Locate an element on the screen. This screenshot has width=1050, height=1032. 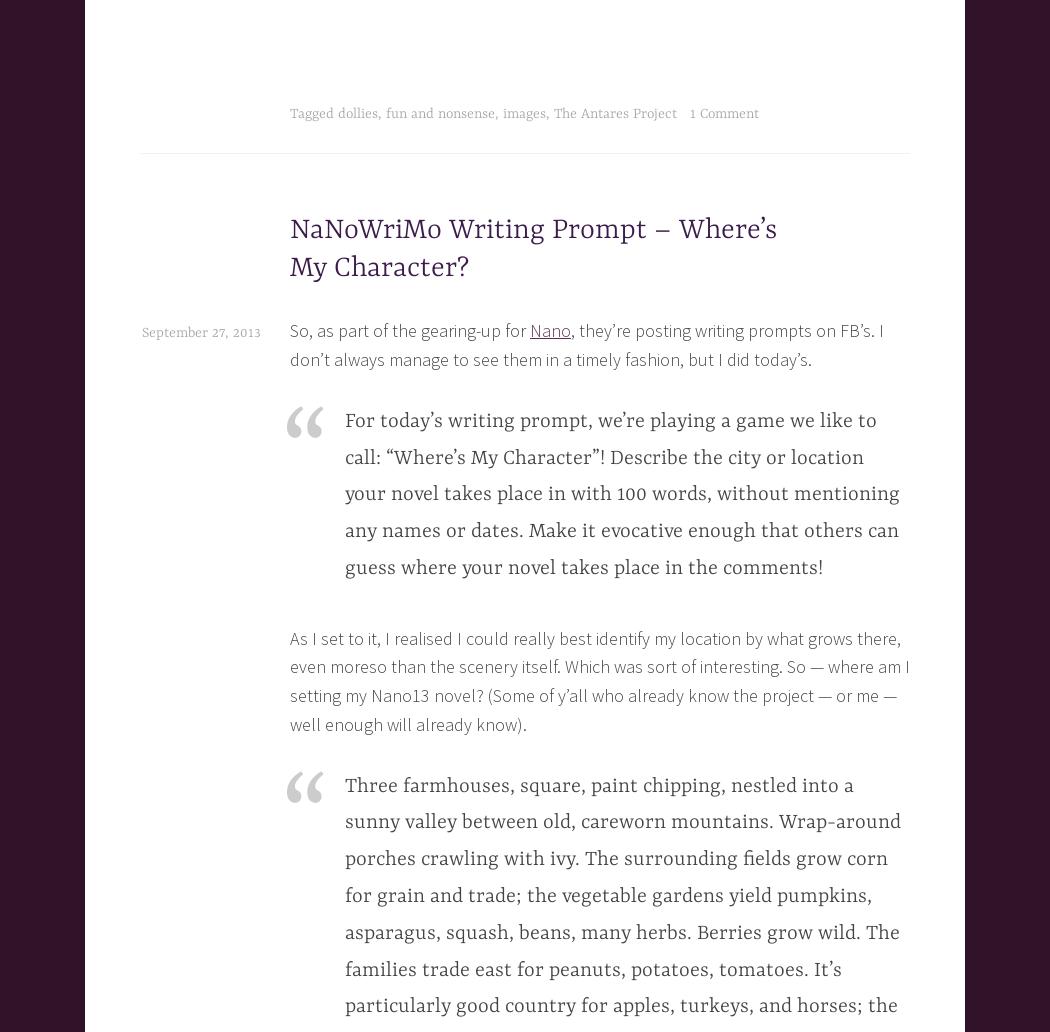
'The Antares Project' is located at coordinates (615, 114).